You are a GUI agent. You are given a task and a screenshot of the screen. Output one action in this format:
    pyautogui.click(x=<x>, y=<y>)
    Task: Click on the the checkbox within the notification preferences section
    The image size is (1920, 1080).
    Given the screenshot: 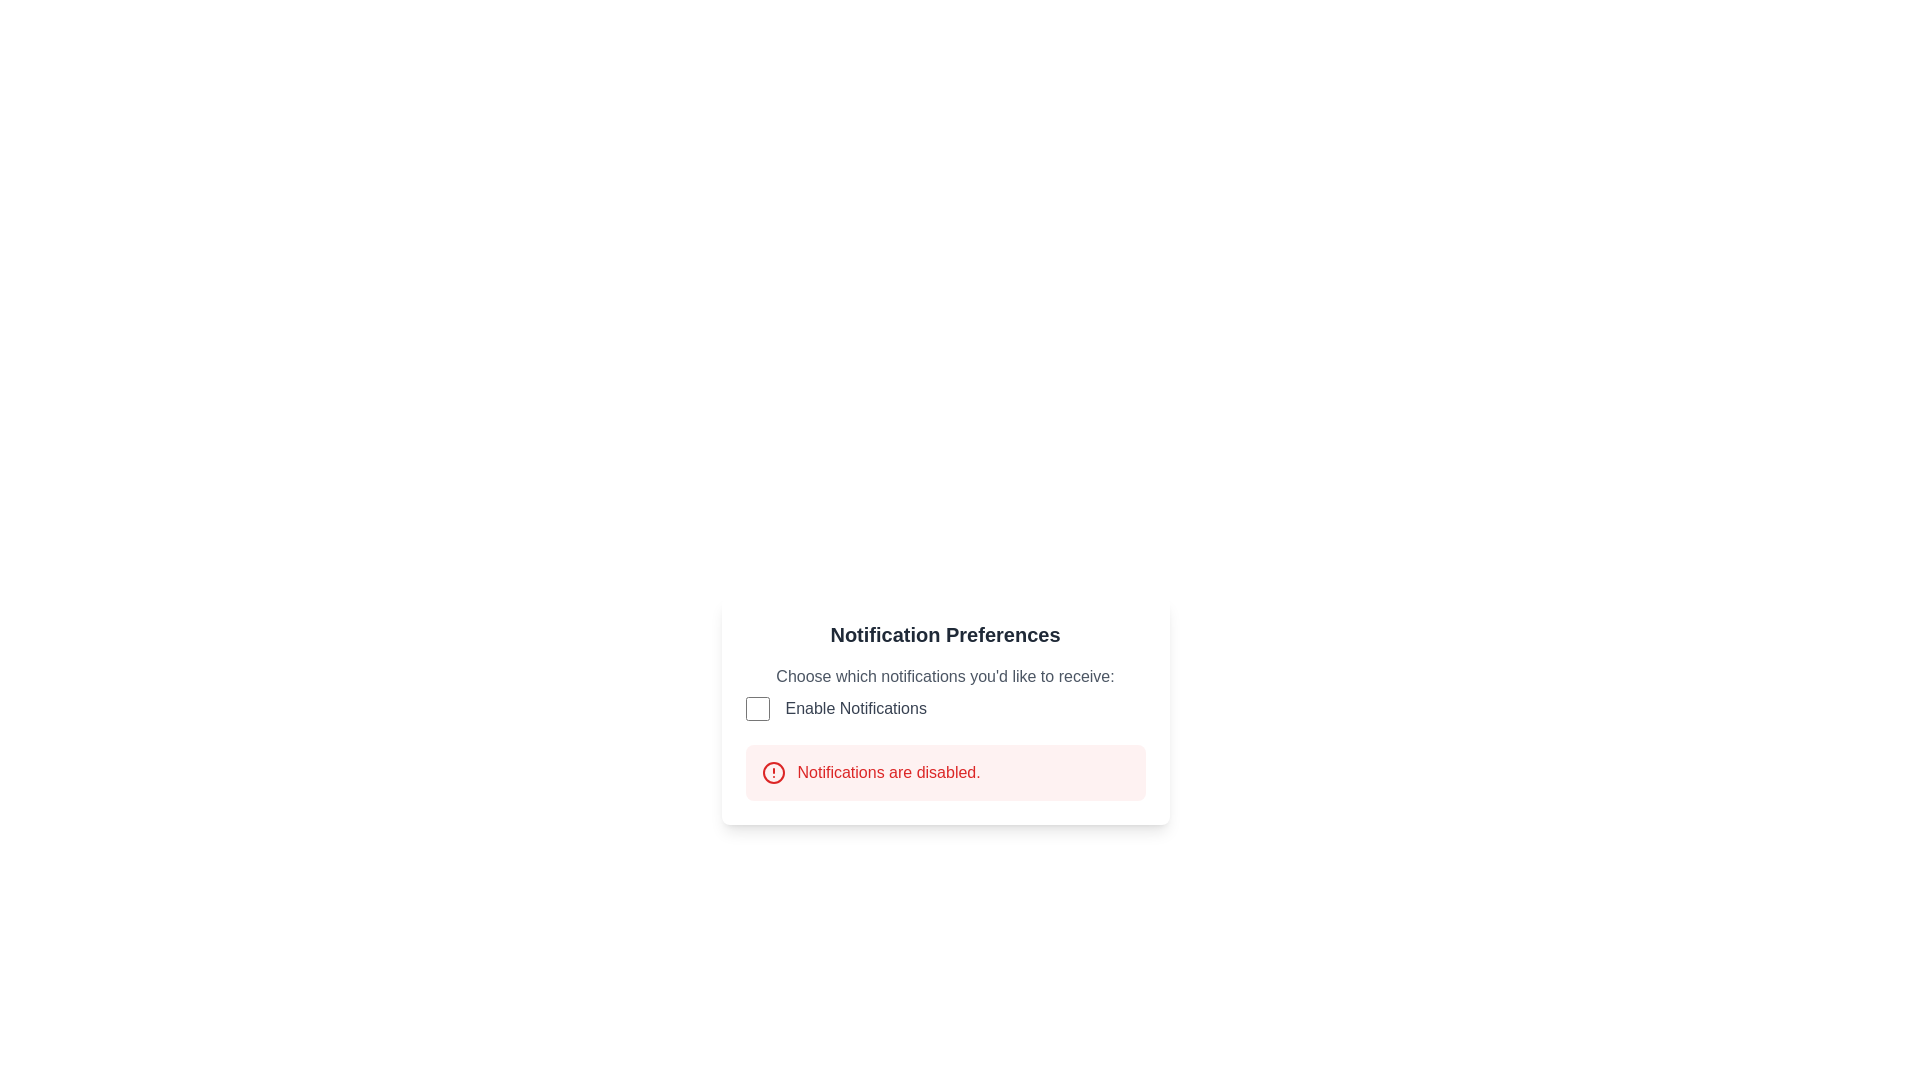 What is the action you would take?
    pyautogui.click(x=944, y=692)
    